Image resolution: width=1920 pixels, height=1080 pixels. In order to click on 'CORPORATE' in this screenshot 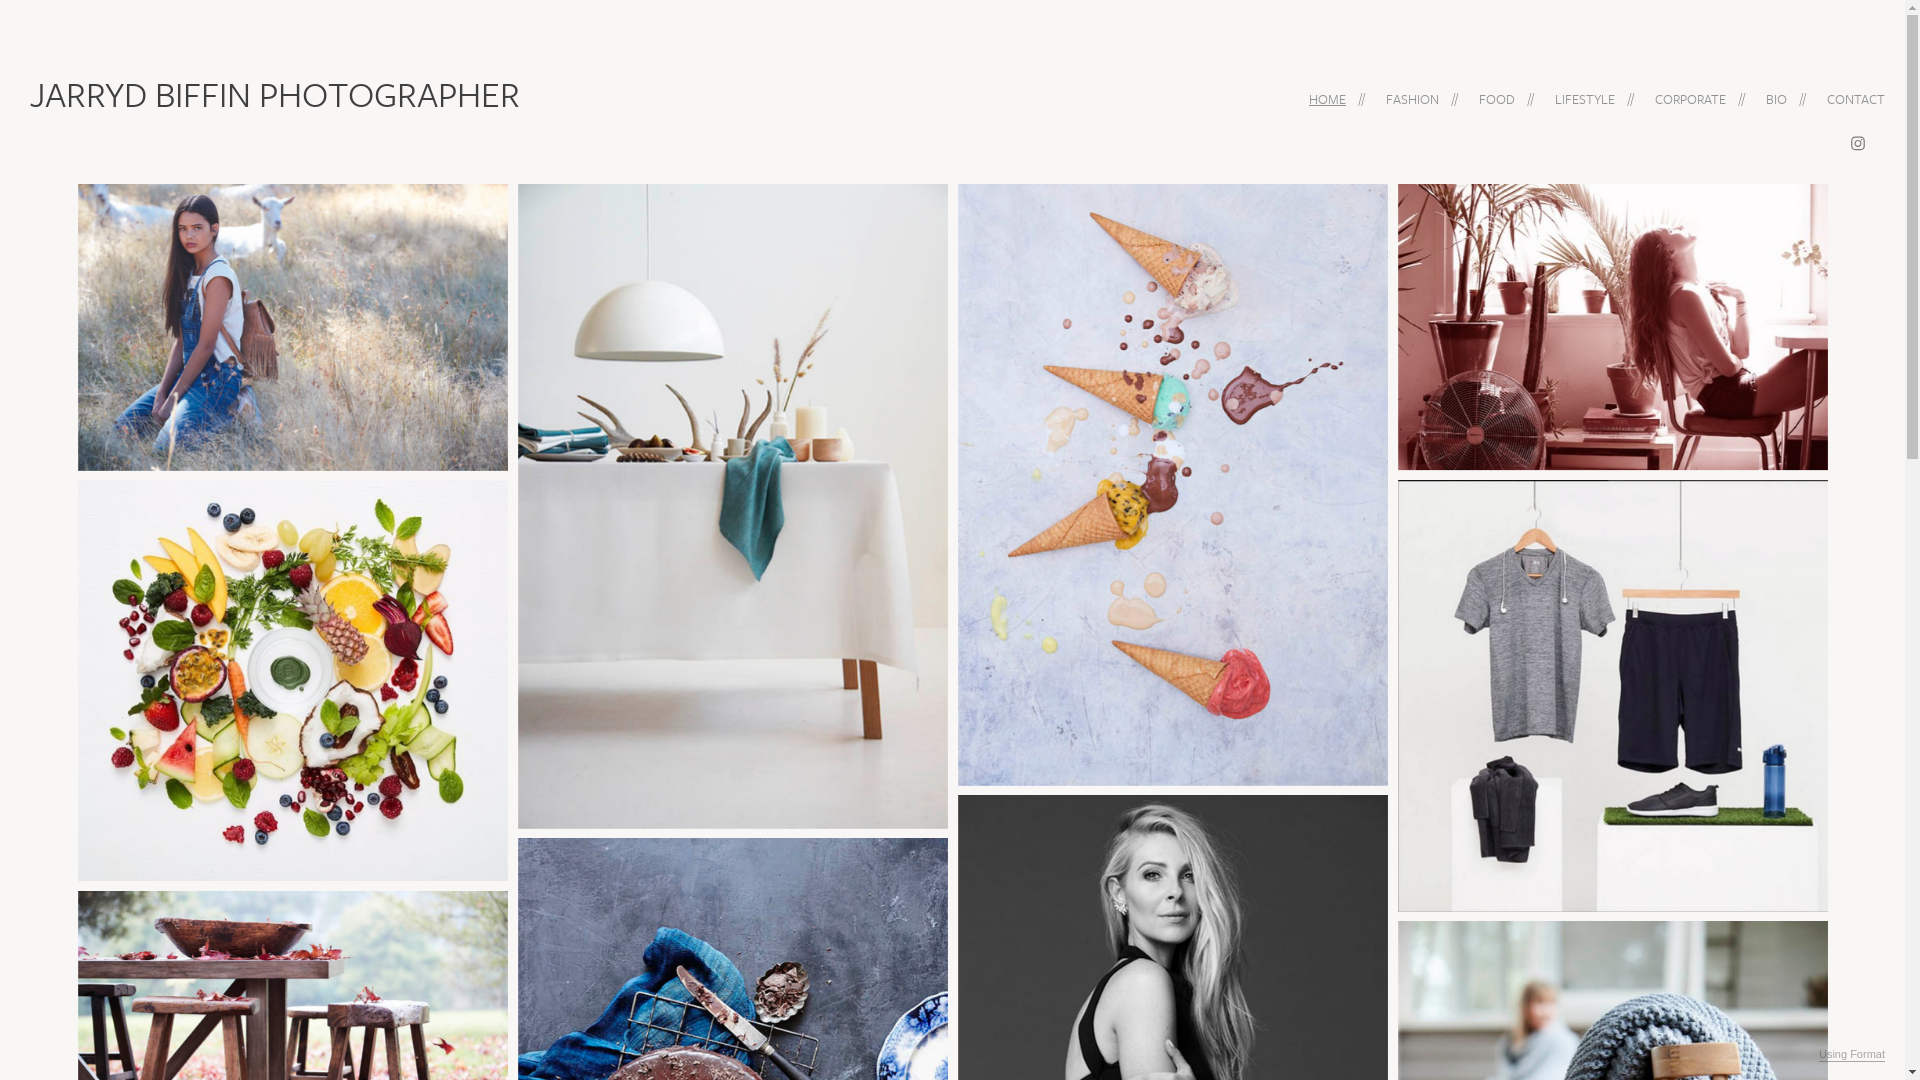, I will do `click(1689, 96)`.